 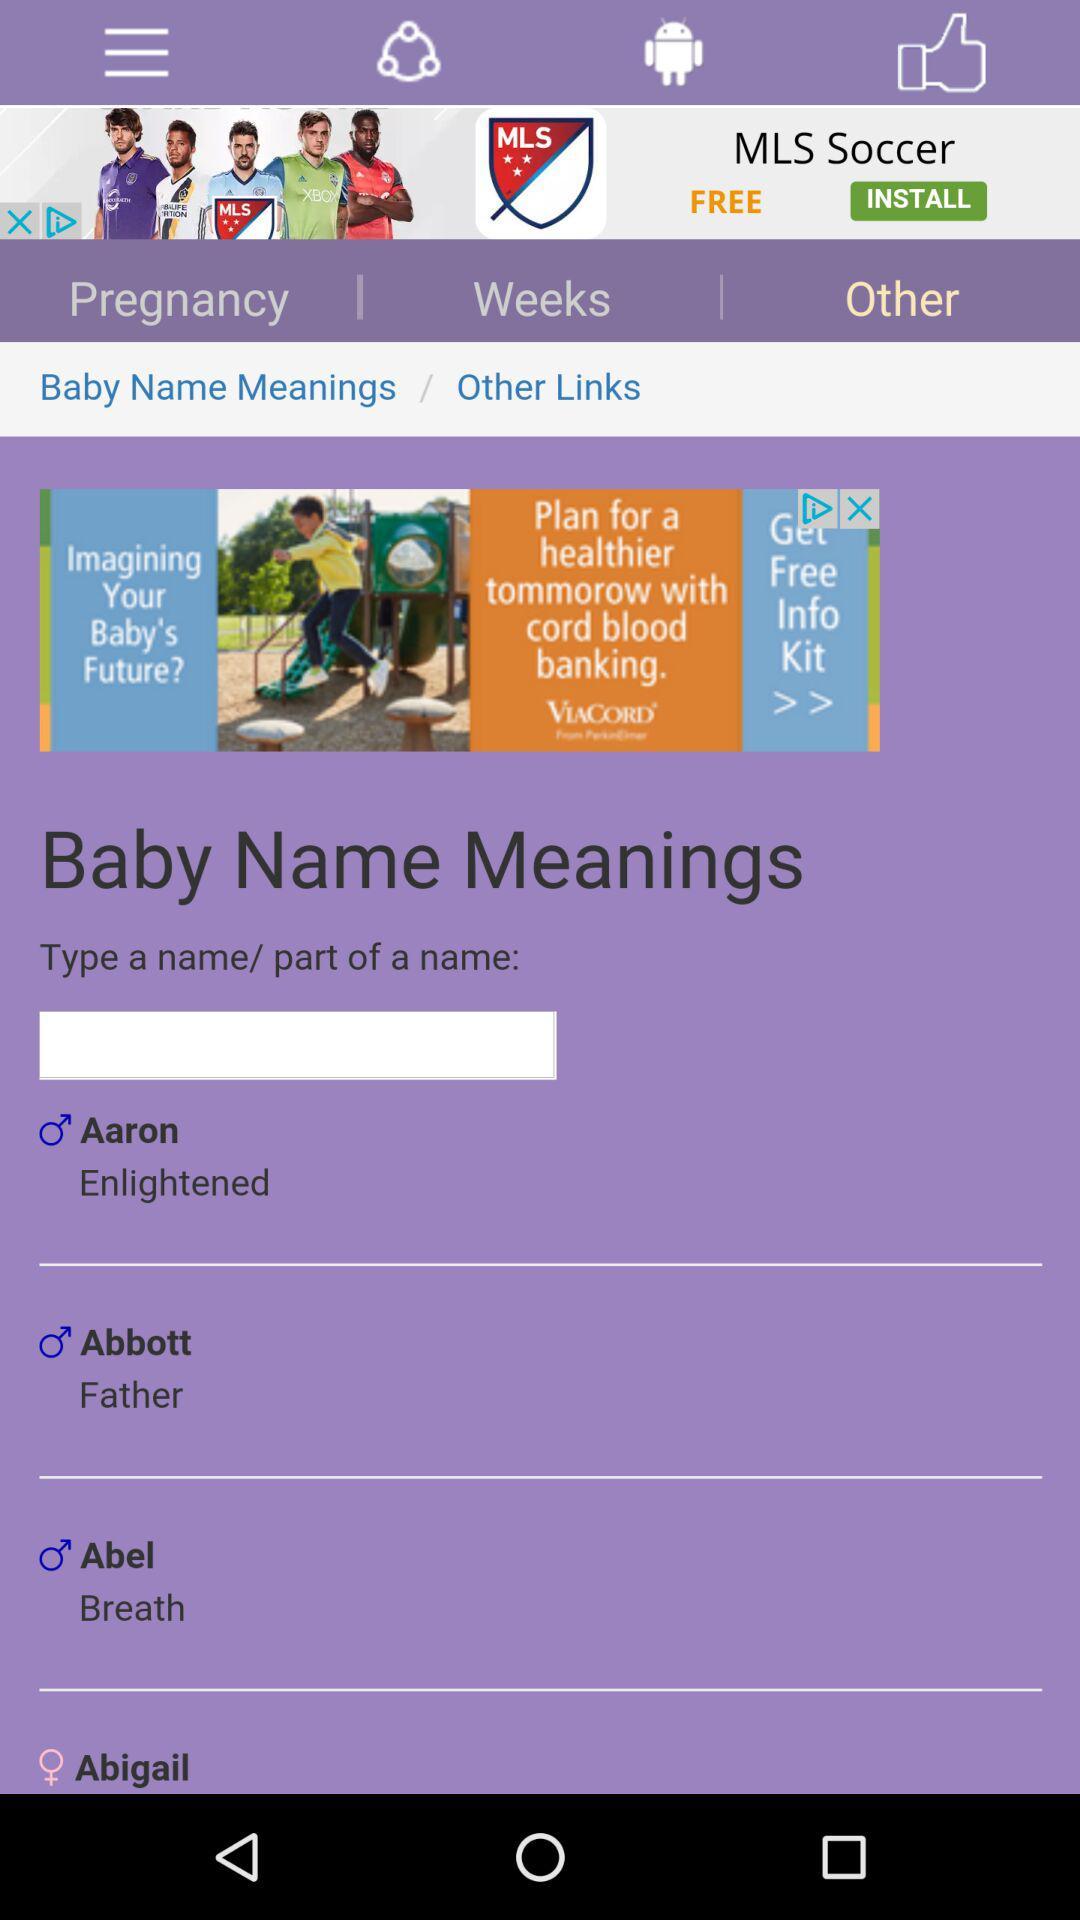 I want to click on share the entry, so click(x=407, y=52).